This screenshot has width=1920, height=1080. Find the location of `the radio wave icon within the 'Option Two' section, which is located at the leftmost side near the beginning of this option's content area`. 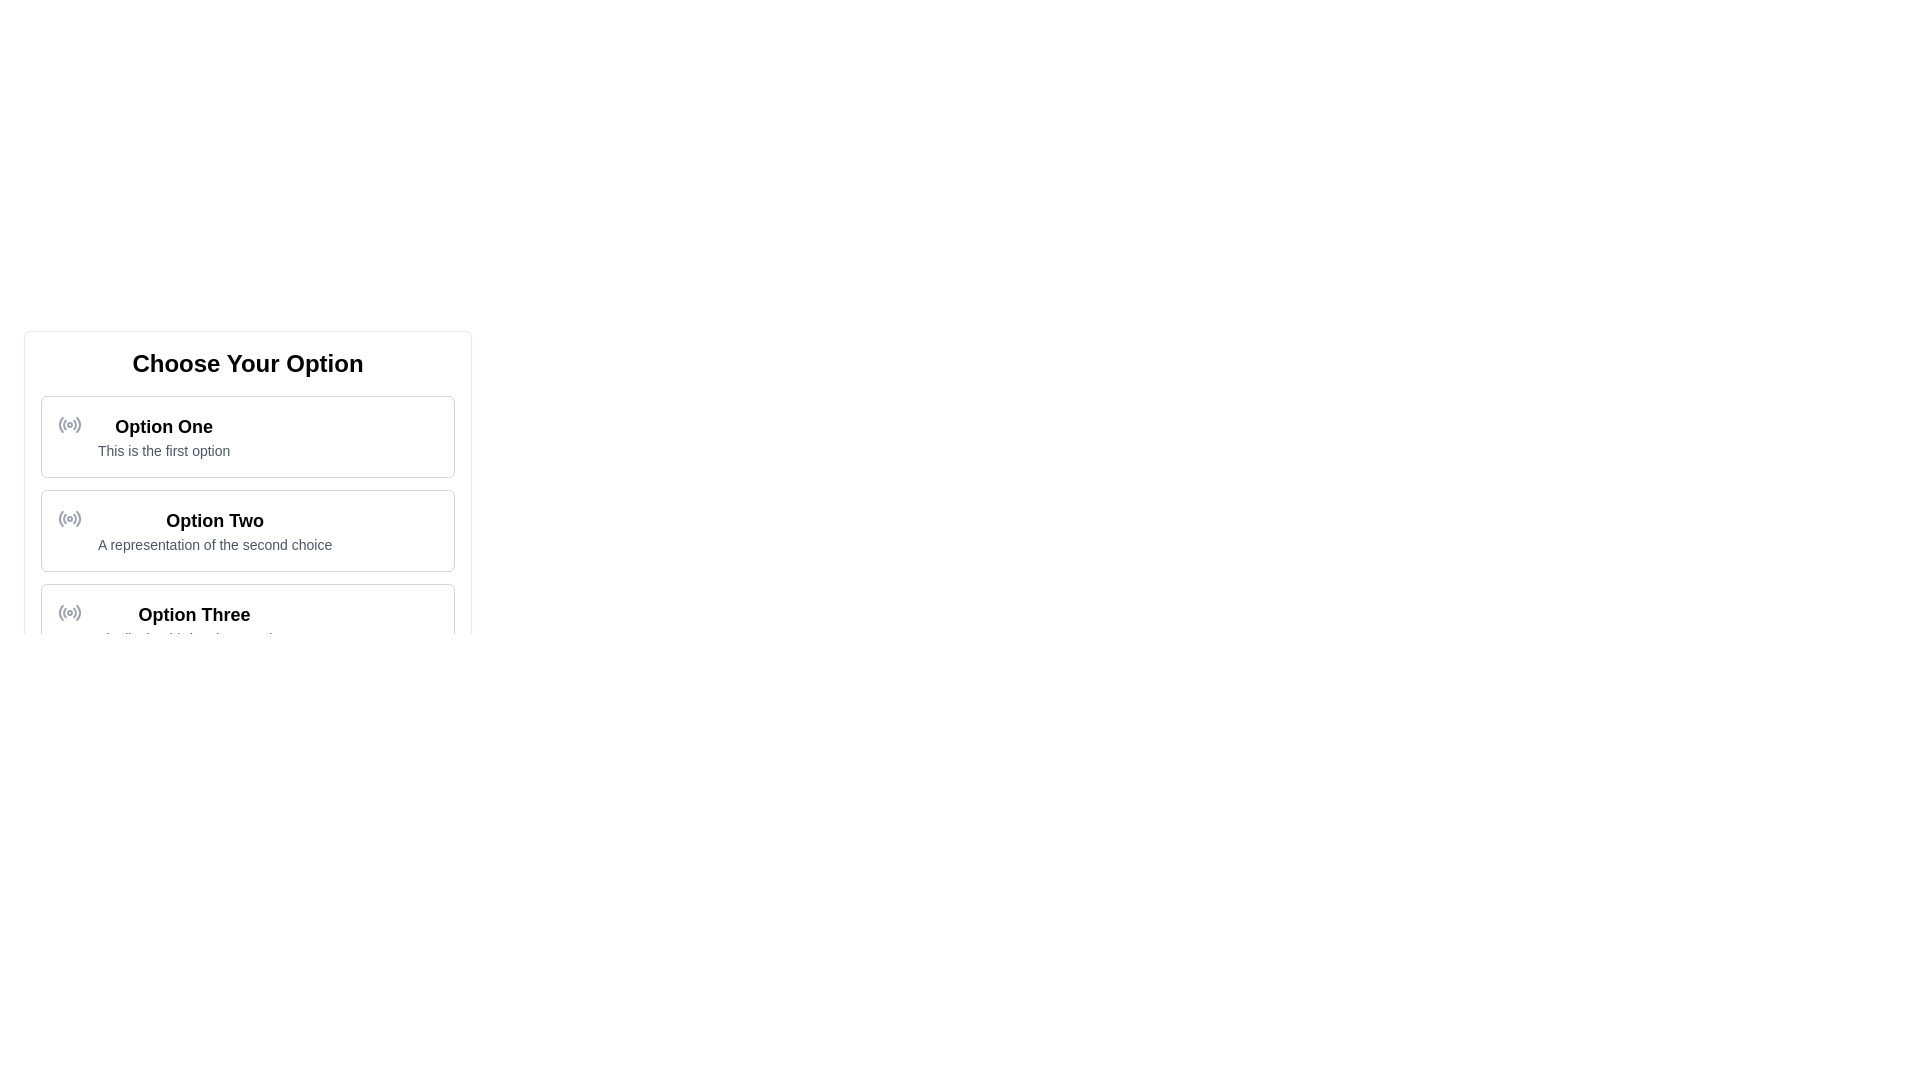

the radio wave icon within the 'Option Two' section, which is located at the leftmost side near the beginning of this option's content area is located at coordinates (70, 518).